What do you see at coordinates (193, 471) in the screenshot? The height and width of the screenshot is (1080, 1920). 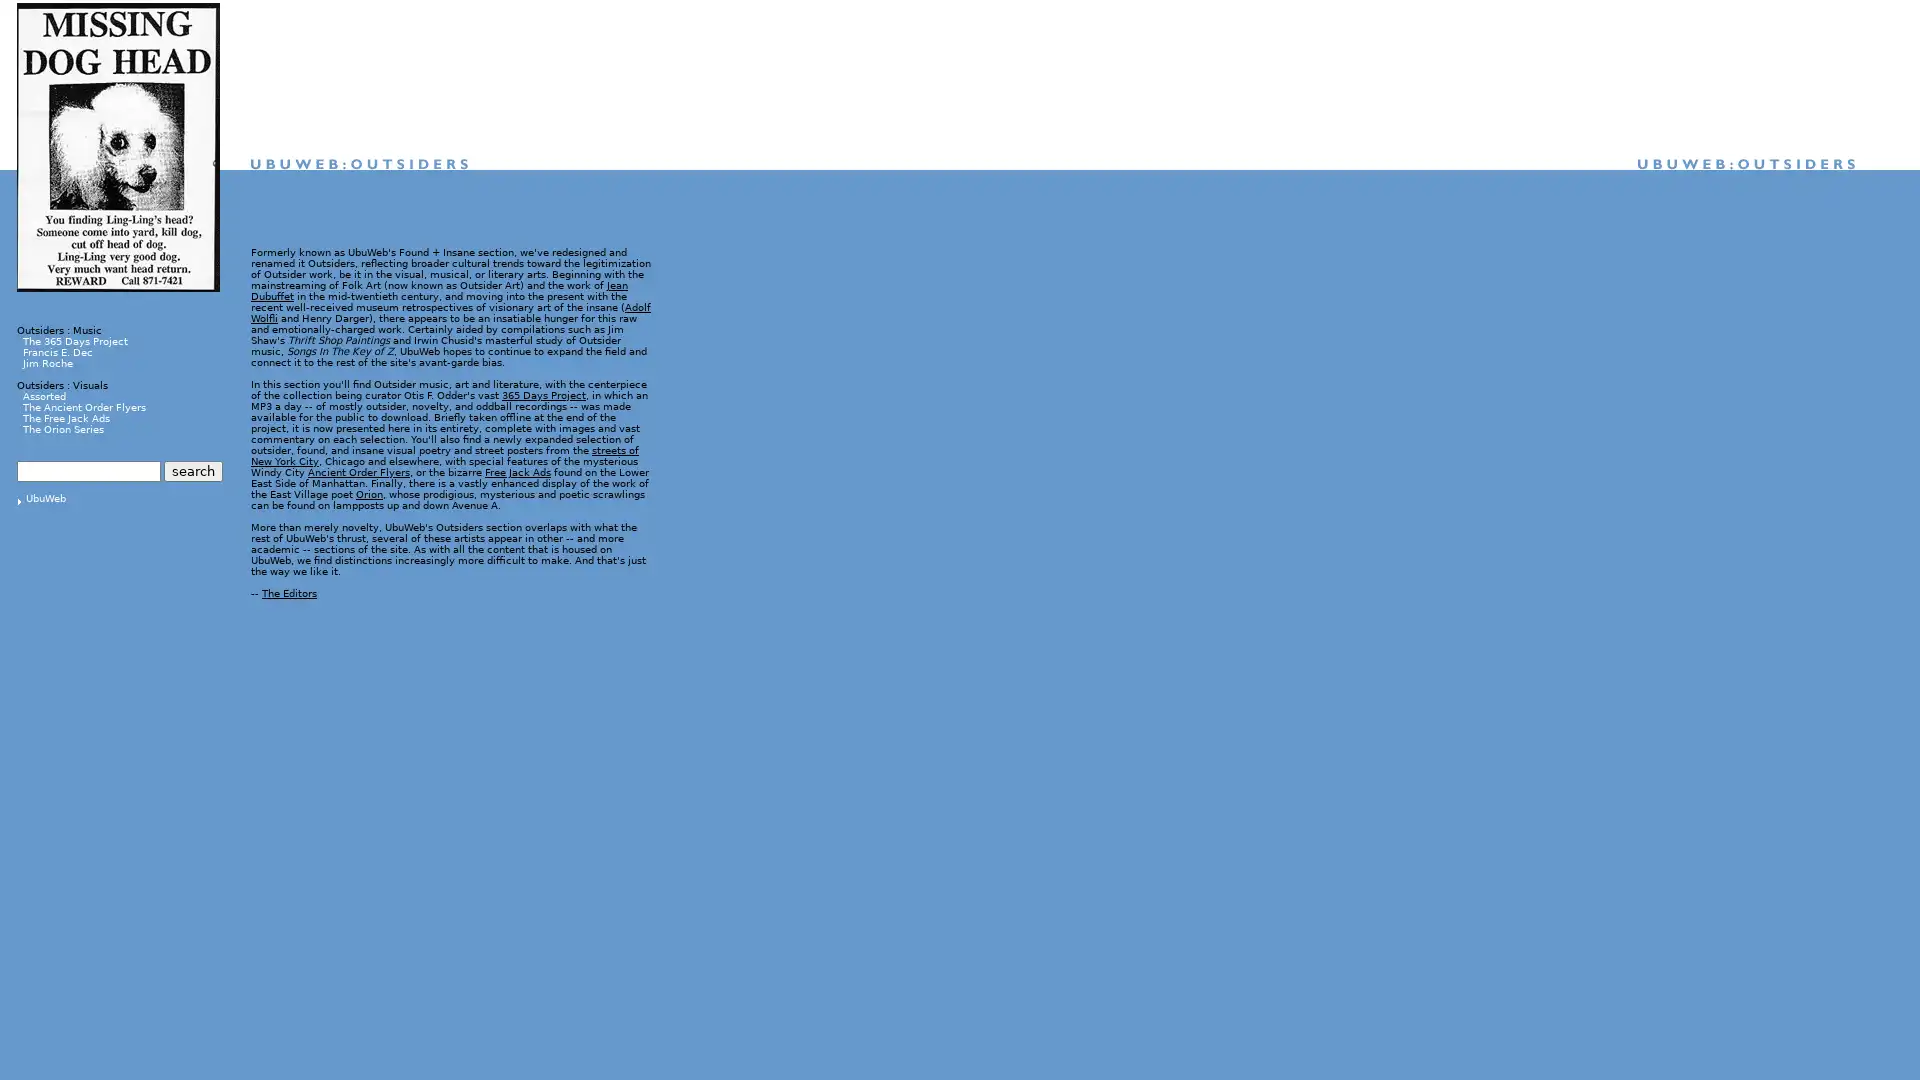 I see `search` at bounding box center [193, 471].